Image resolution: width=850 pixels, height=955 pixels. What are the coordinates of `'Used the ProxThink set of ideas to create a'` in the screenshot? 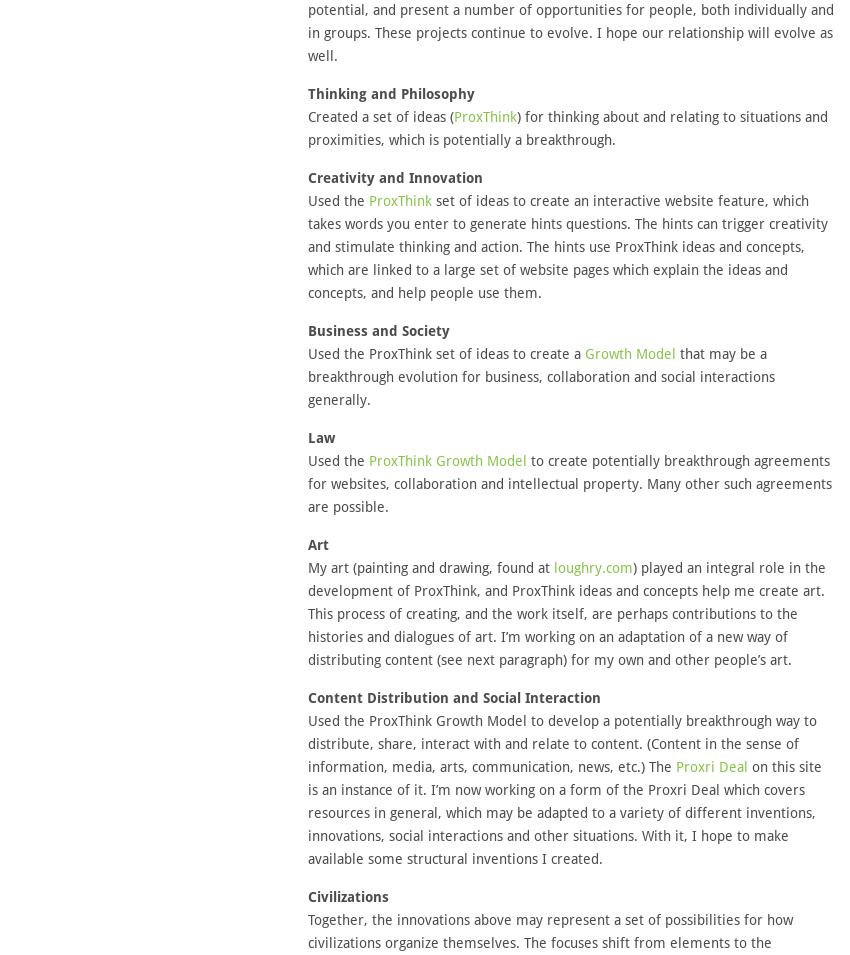 It's located at (444, 353).